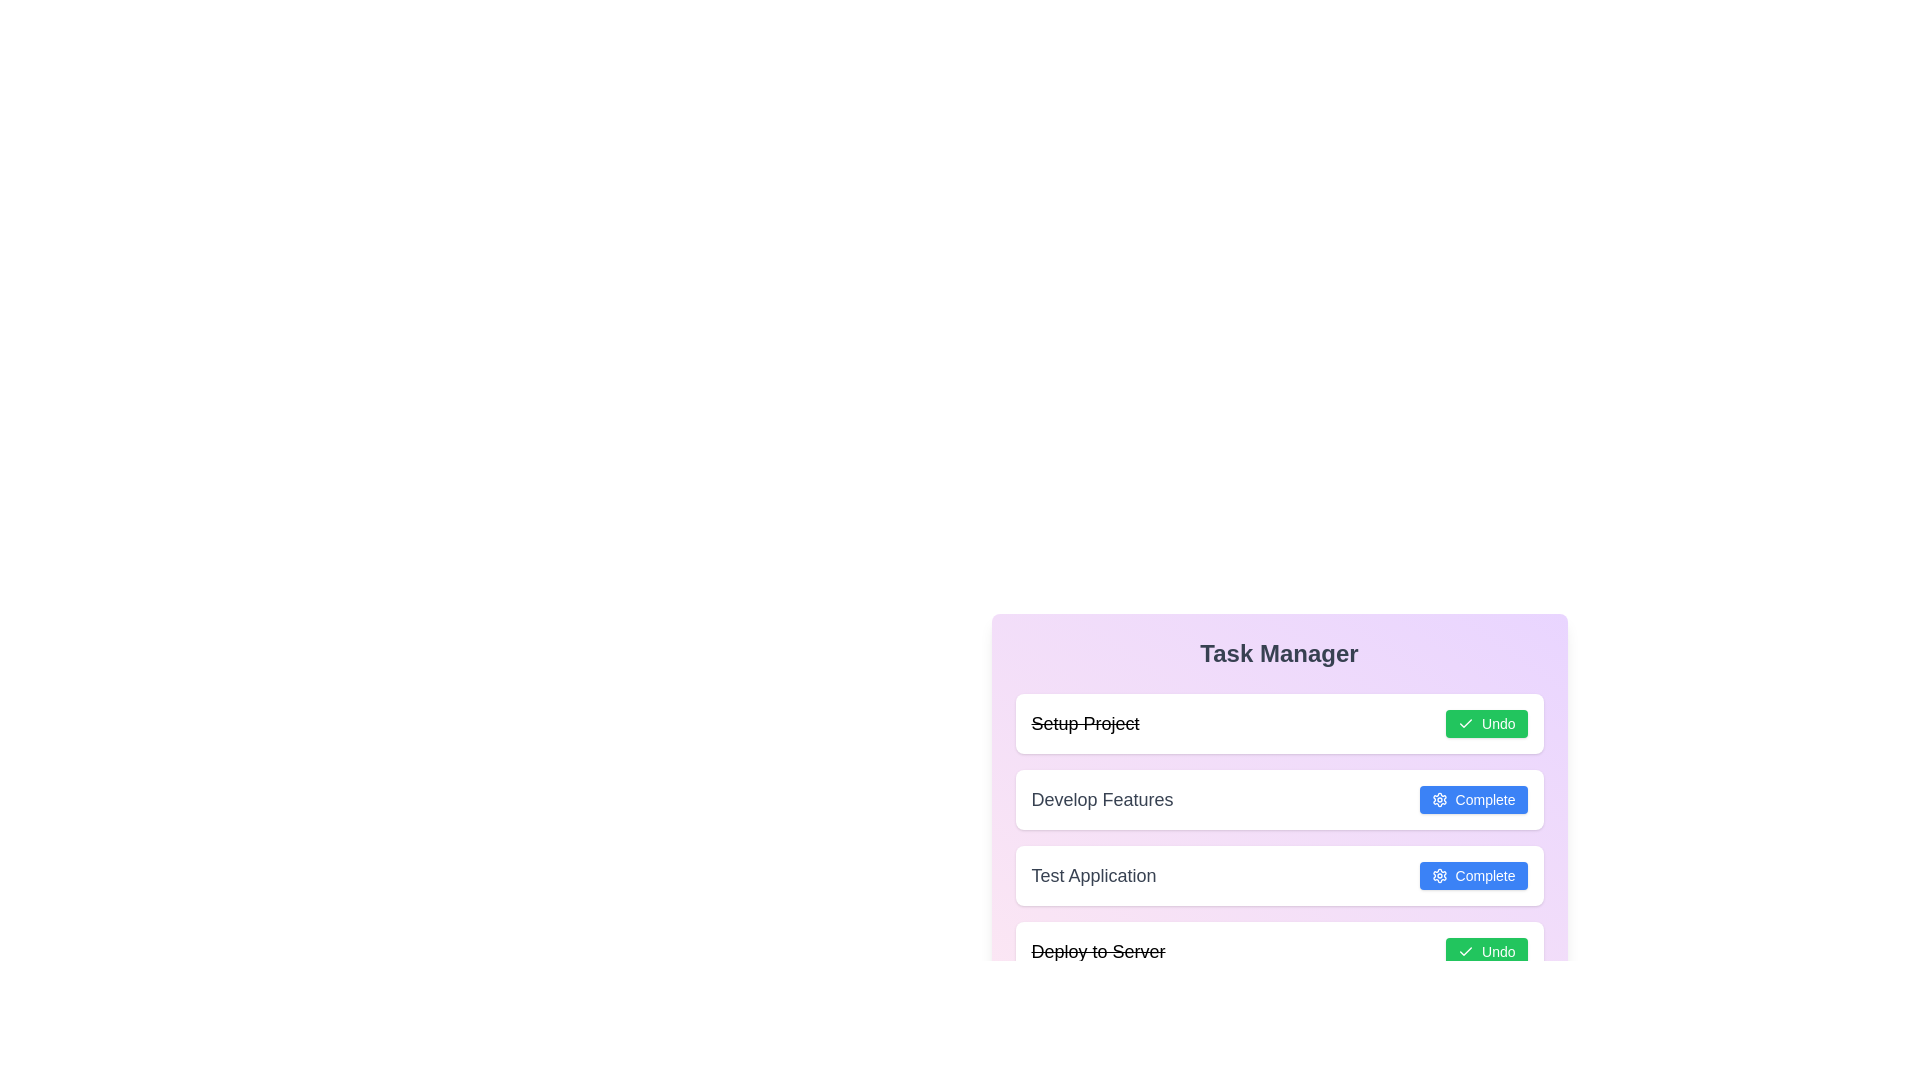 This screenshot has width=1920, height=1080. Describe the element at coordinates (1486, 951) in the screenshot. I see `the Undo button for the task Deploy to Server` at that location.